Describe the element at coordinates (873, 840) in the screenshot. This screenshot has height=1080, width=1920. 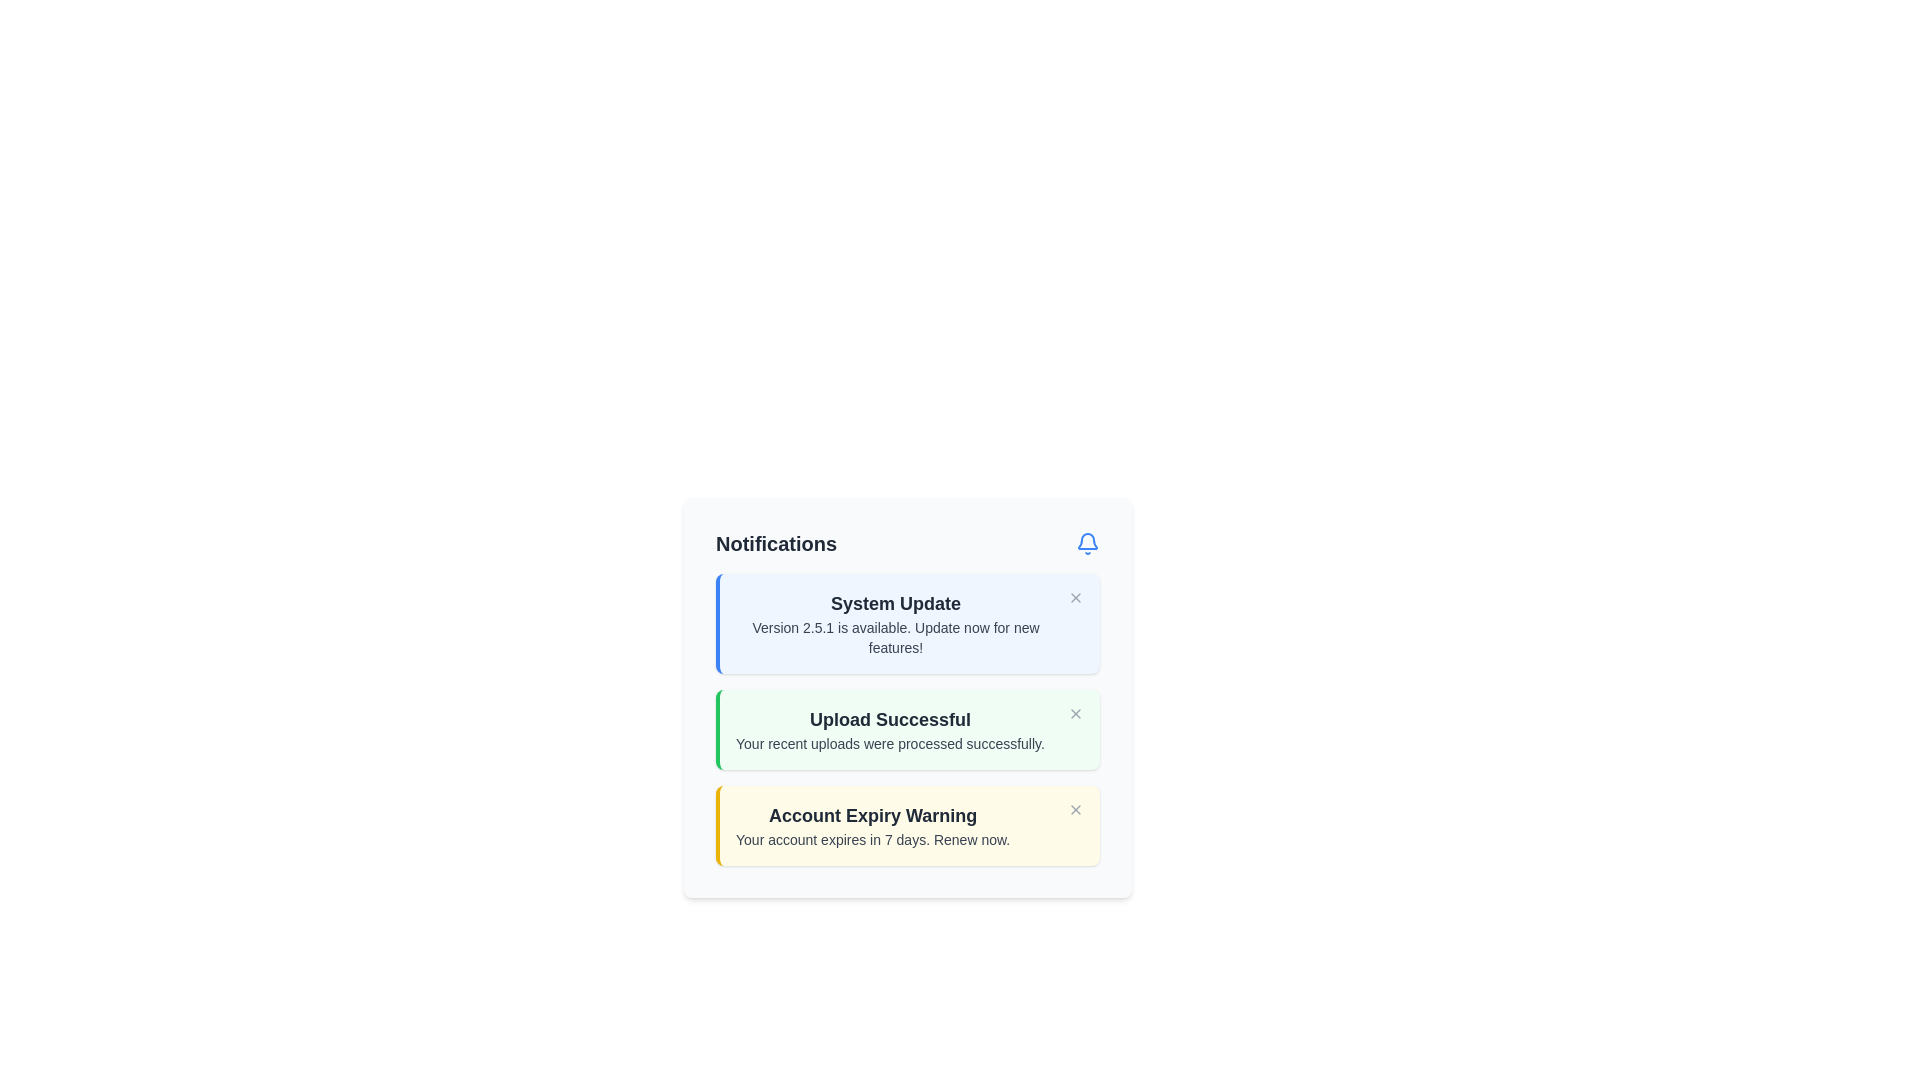
I see `the text label that reads 'Your account expires in 7 days. Renew now.' which is styled in a smaller gray font and is located under the heading 'Account Expiry Warning' within a yellow-bordered notification card` at that location.